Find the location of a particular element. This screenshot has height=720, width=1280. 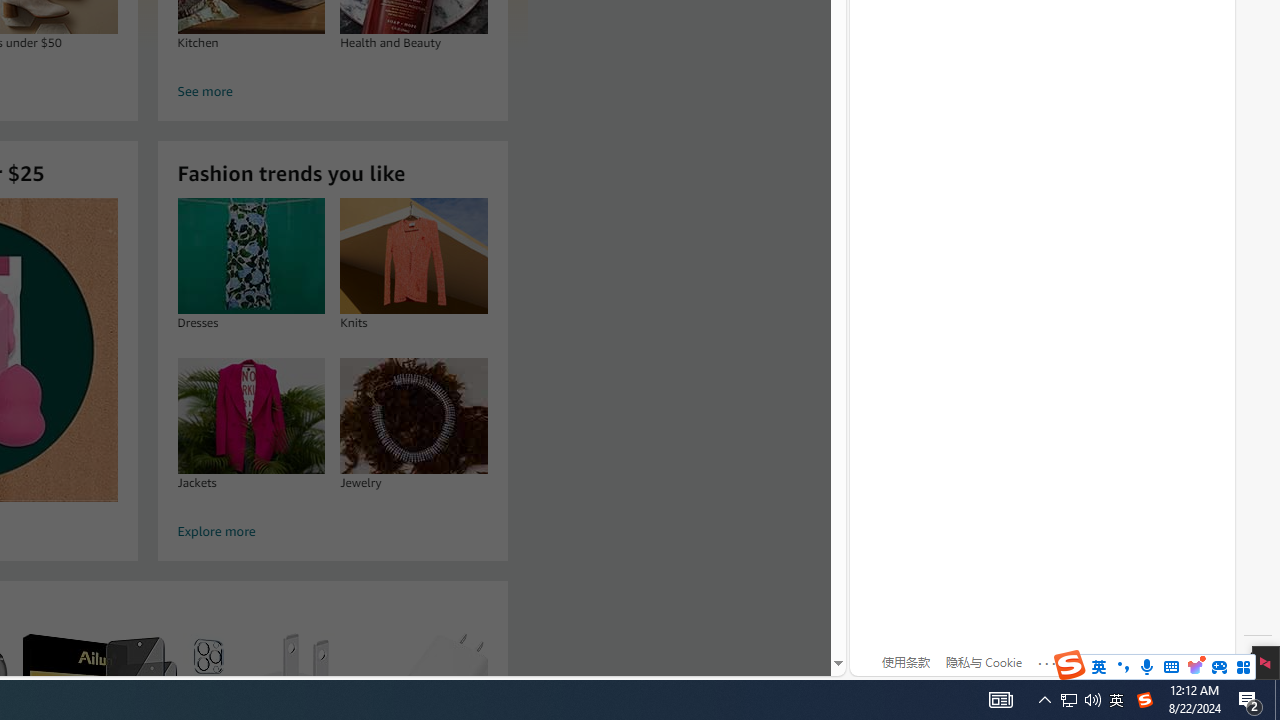

'Knits' is located at coordinates (413, 255).